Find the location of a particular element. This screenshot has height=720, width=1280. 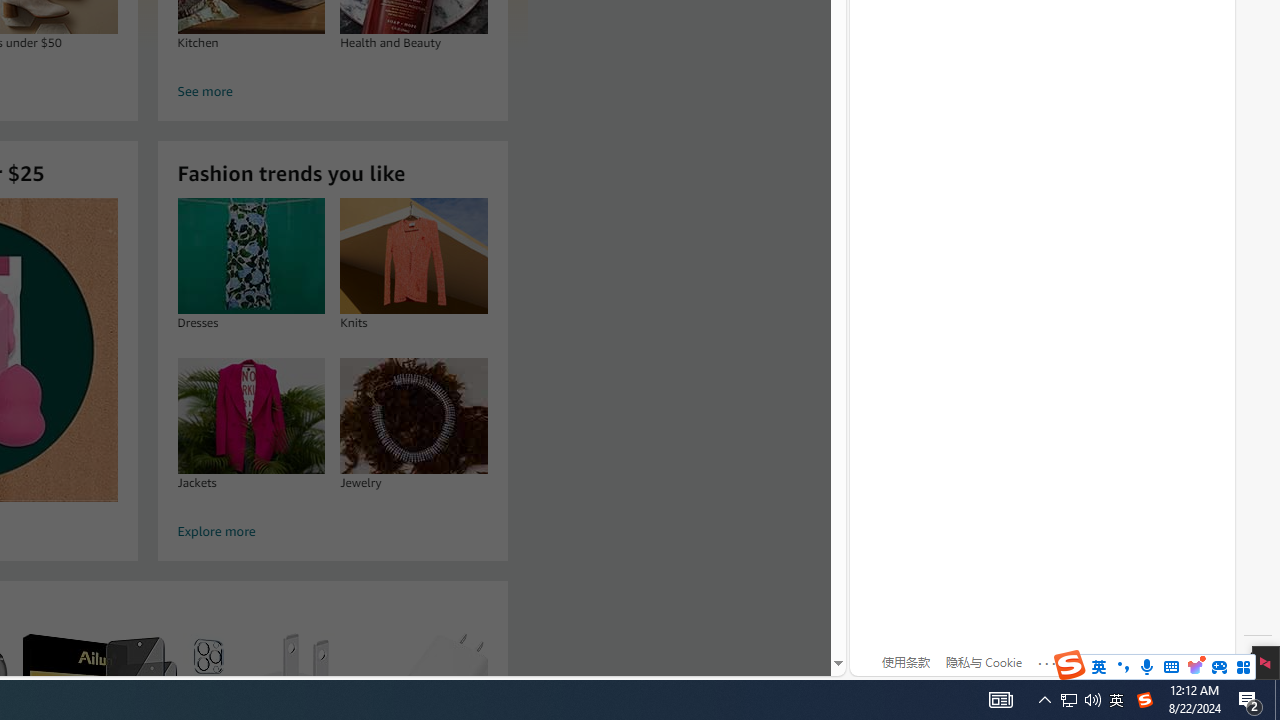

'Knits' is located at coordinates (413, 255).